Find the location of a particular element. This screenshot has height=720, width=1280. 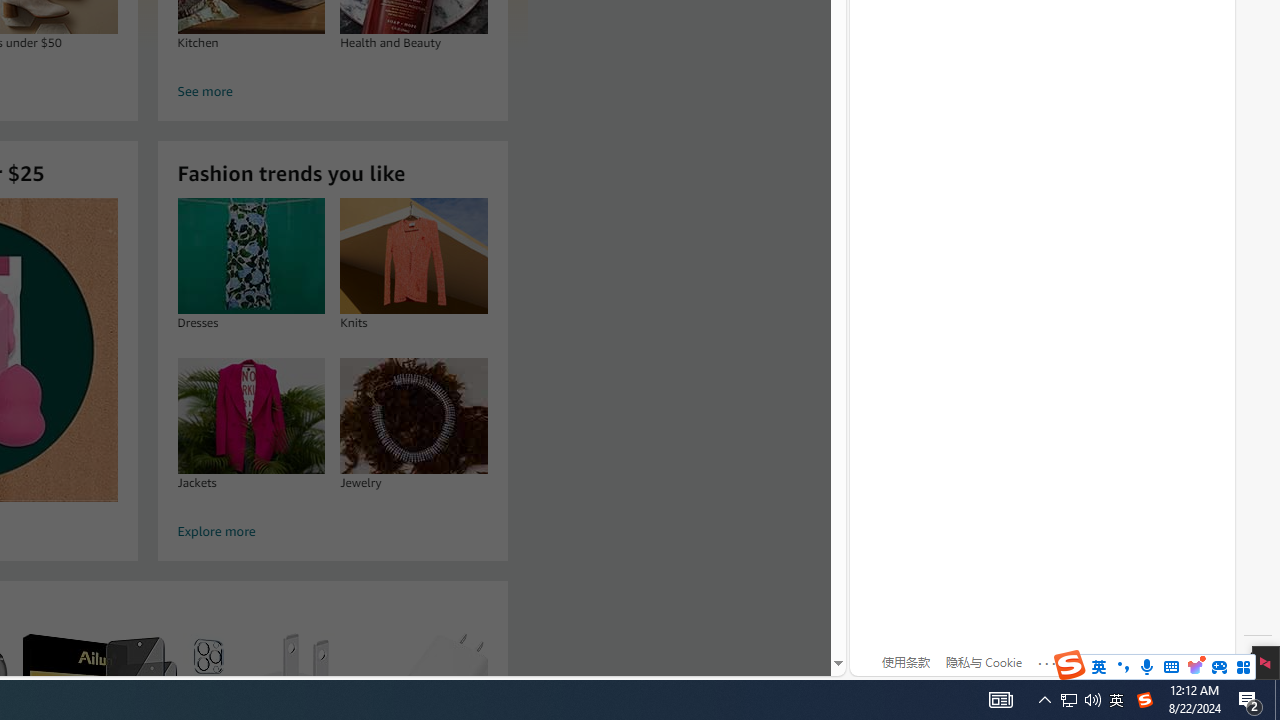

'Knits' is located at coordinates (413, 255).